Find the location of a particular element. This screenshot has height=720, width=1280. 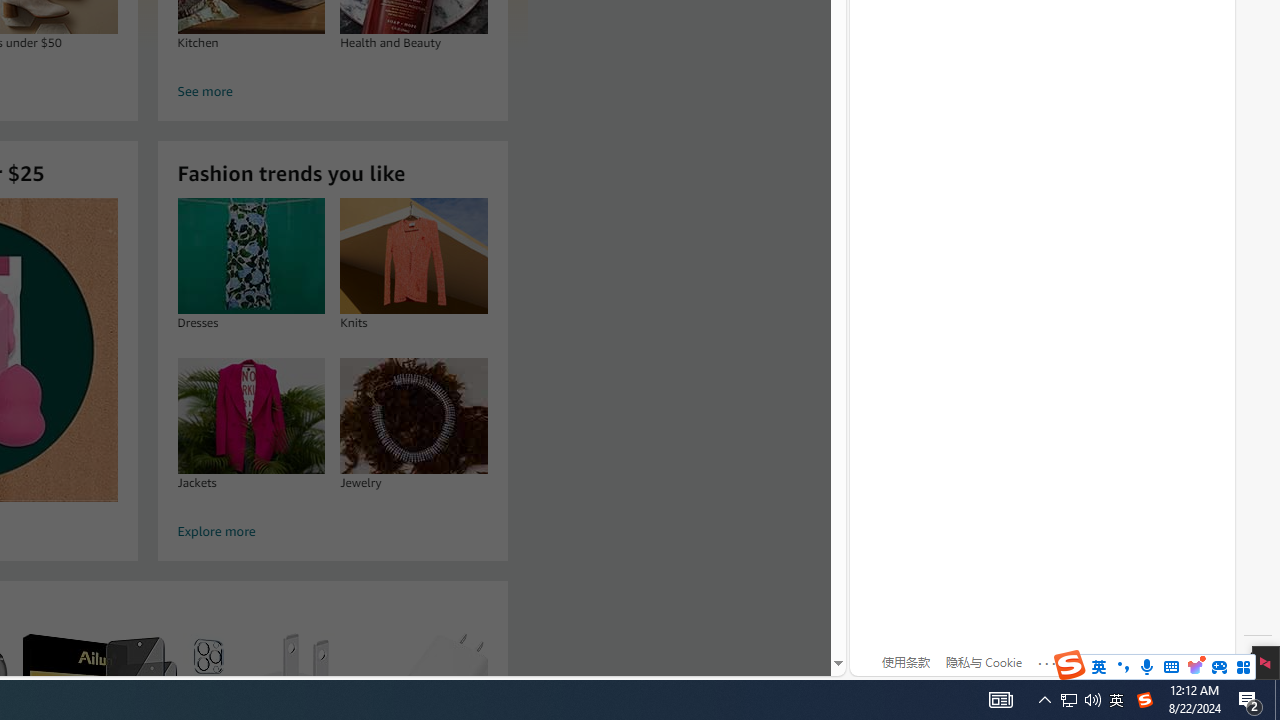

'Knits' is located at coordinates (413, 255).